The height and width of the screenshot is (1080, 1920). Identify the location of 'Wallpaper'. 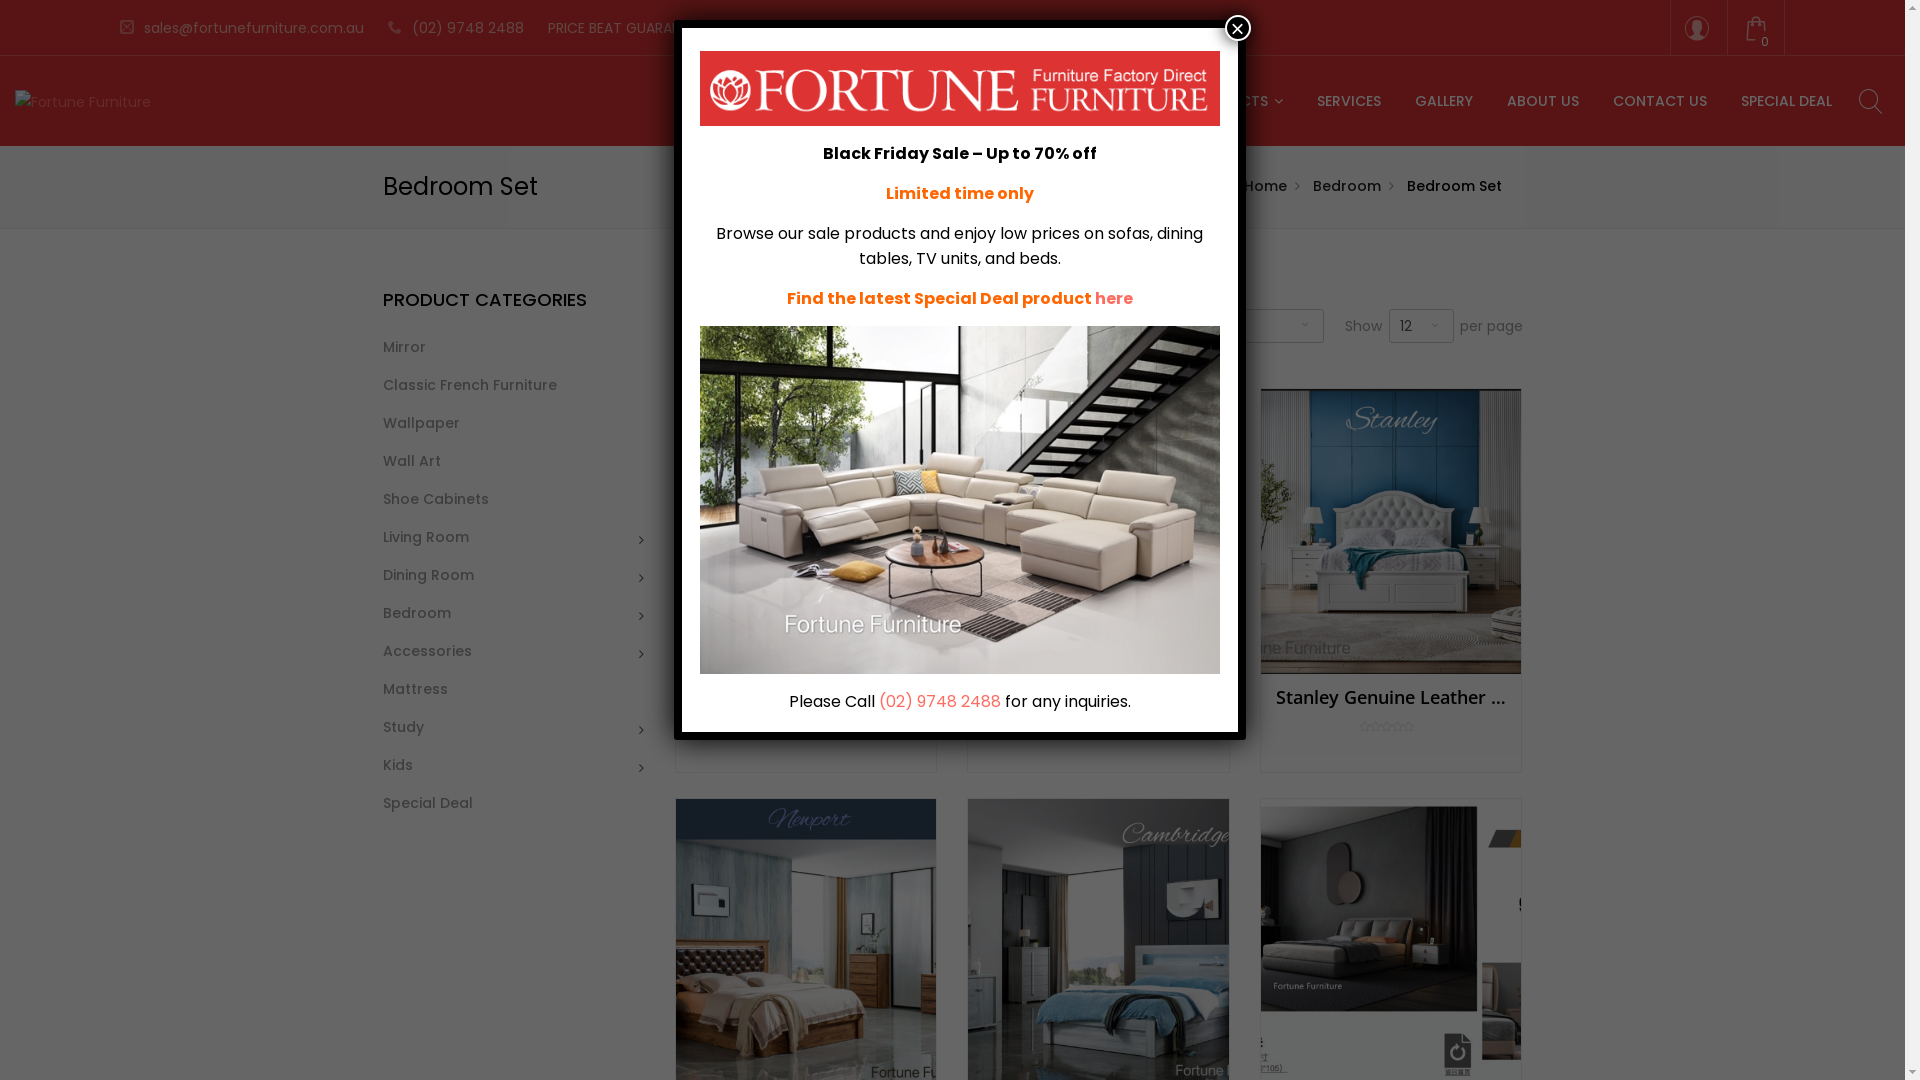
(419, 419).